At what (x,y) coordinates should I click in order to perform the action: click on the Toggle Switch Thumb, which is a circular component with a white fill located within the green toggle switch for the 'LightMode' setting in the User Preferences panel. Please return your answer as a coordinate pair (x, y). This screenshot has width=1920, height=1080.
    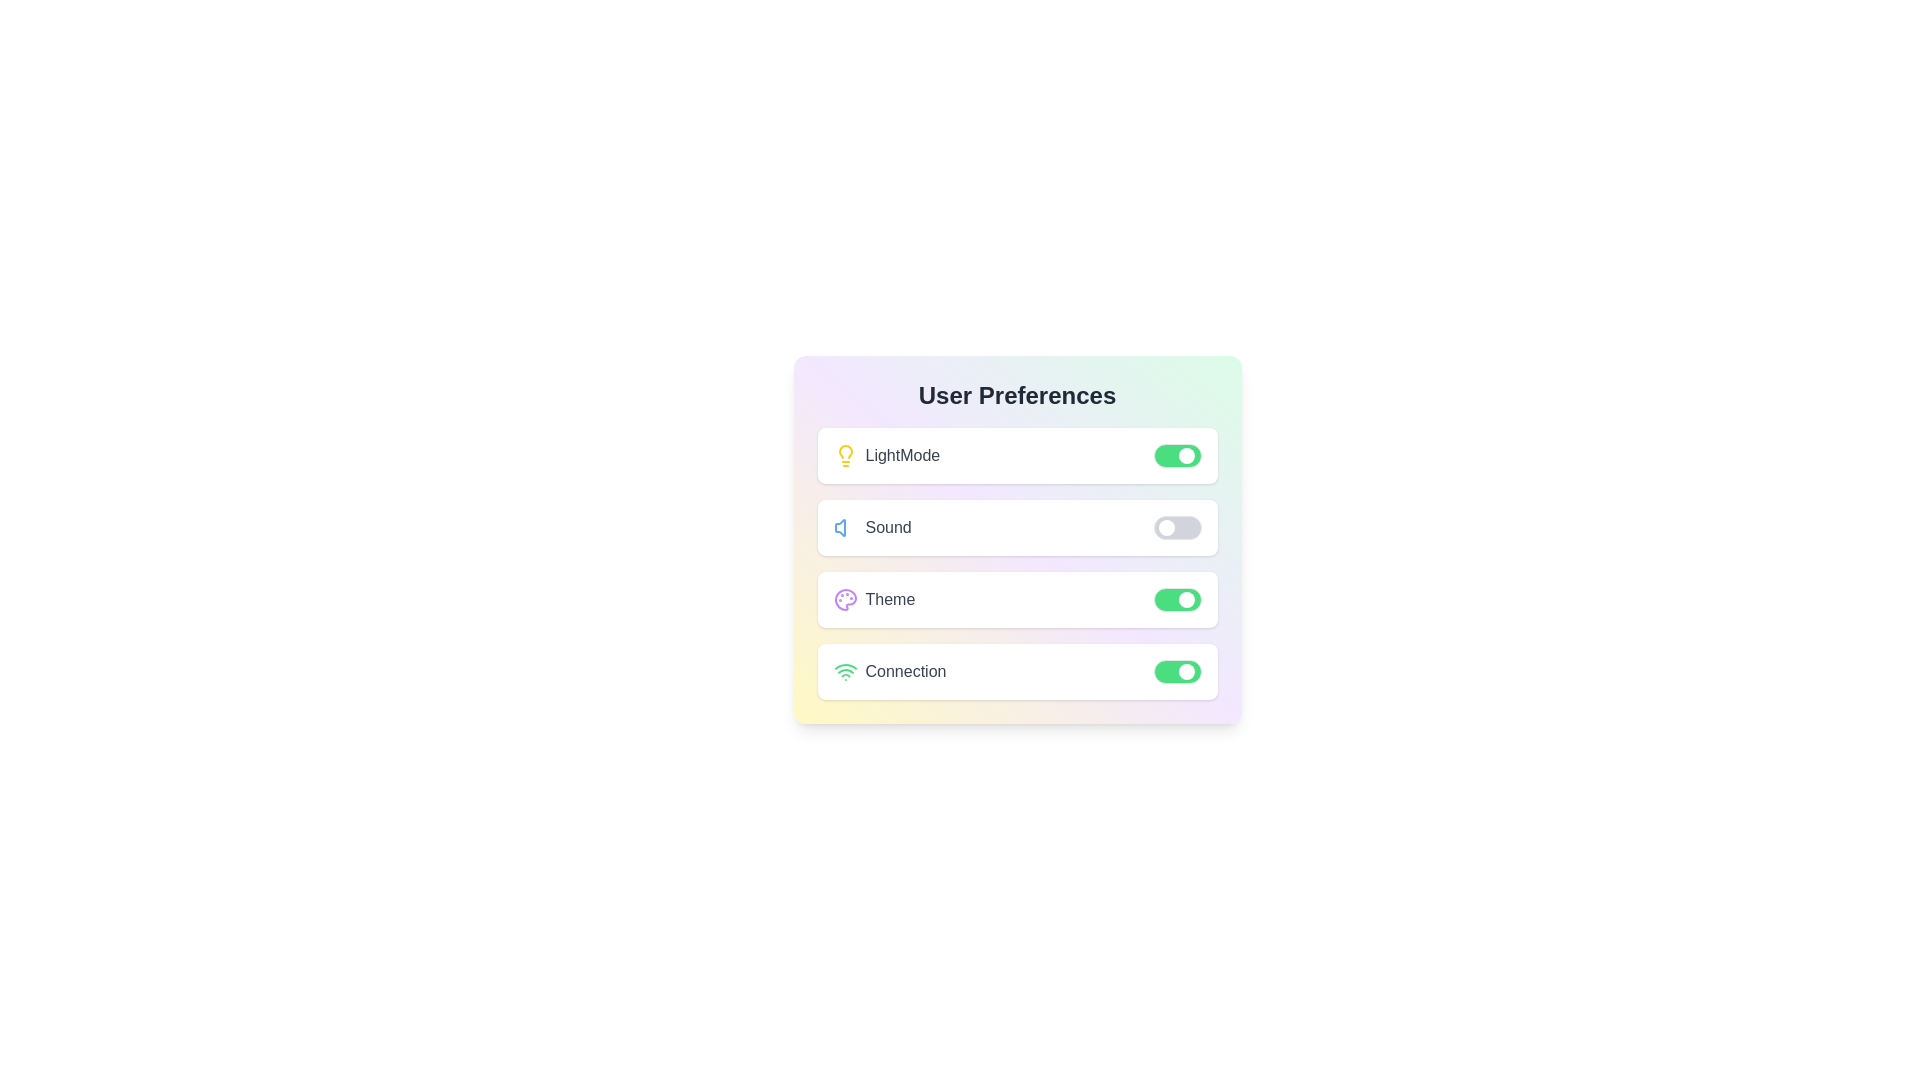
    Looking at the image, I should click on (1186, 455).